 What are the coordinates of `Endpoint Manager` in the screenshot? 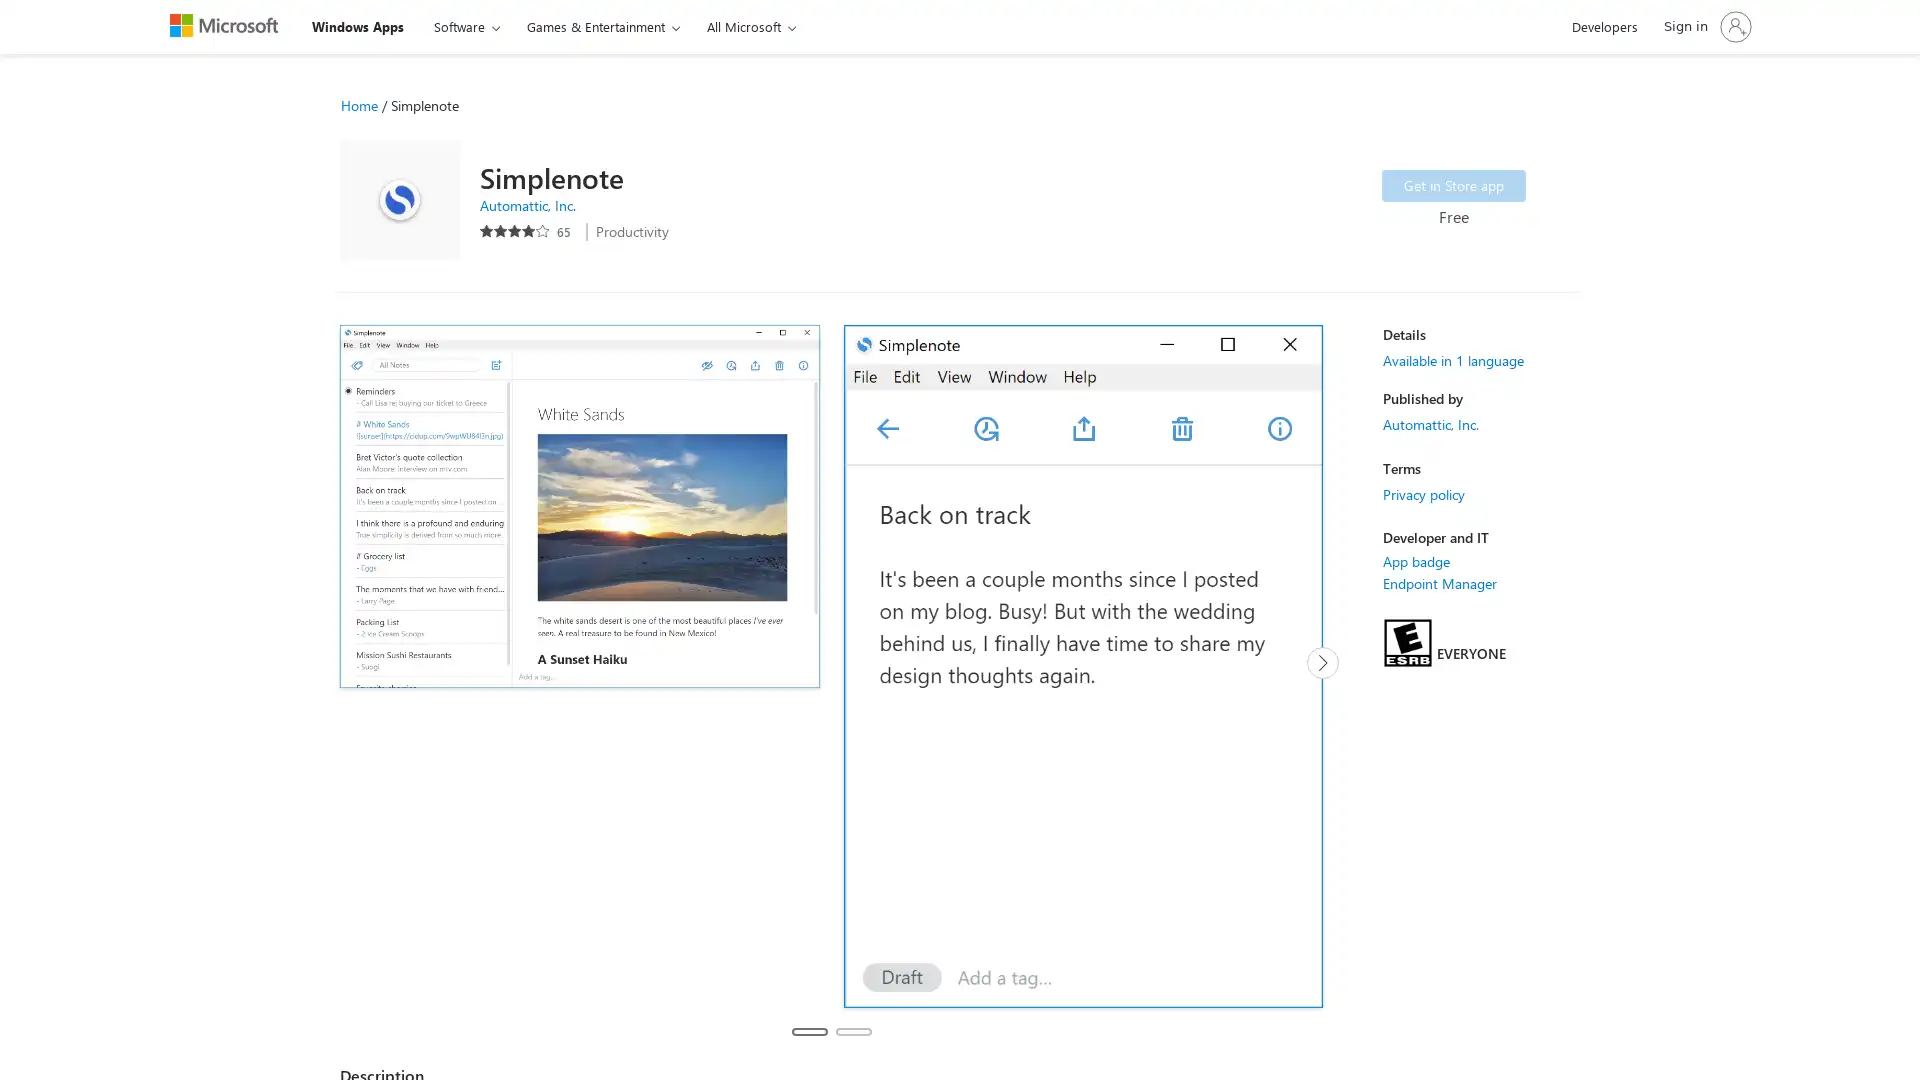 It's located at (1440, 583).